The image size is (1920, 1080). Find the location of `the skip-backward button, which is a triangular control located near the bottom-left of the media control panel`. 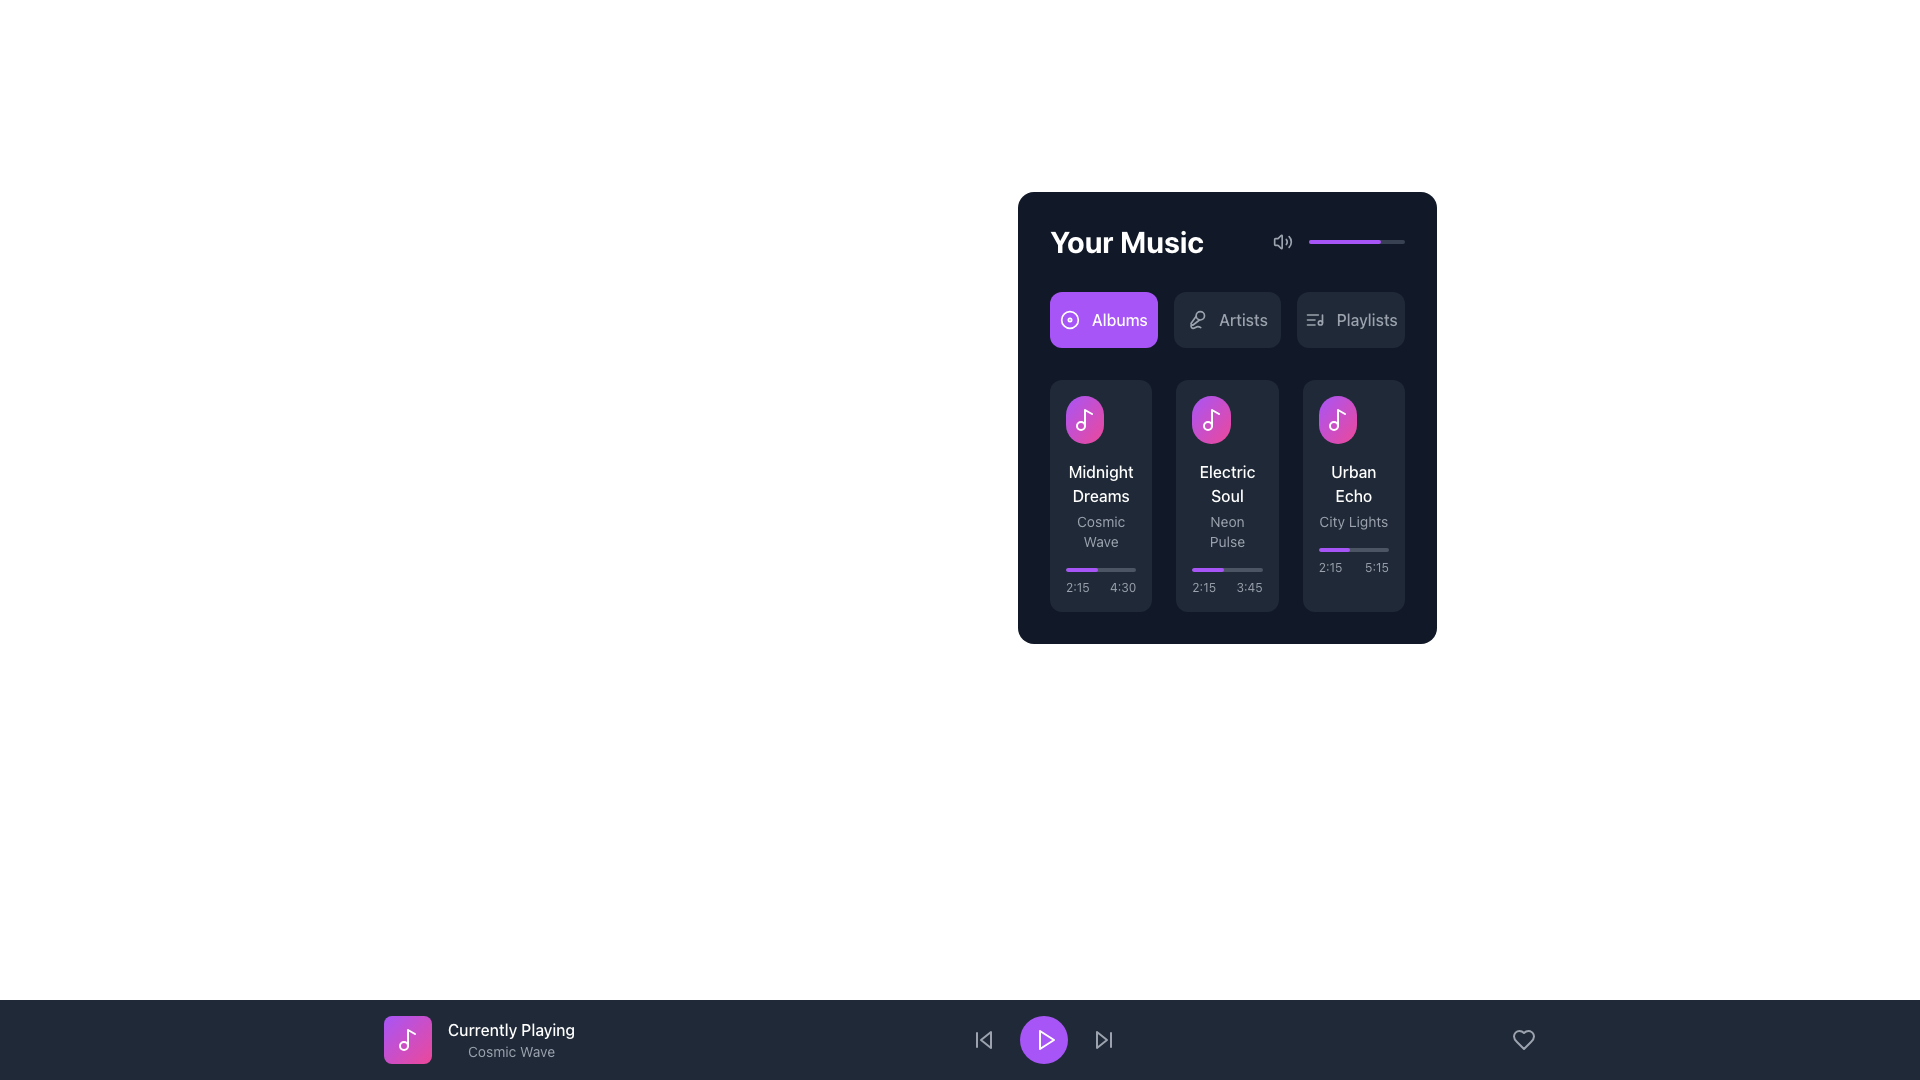

the skip-backward button, which is a triangular control located near the bottom-left of the media control panel is located at coordinates (985, 1039).